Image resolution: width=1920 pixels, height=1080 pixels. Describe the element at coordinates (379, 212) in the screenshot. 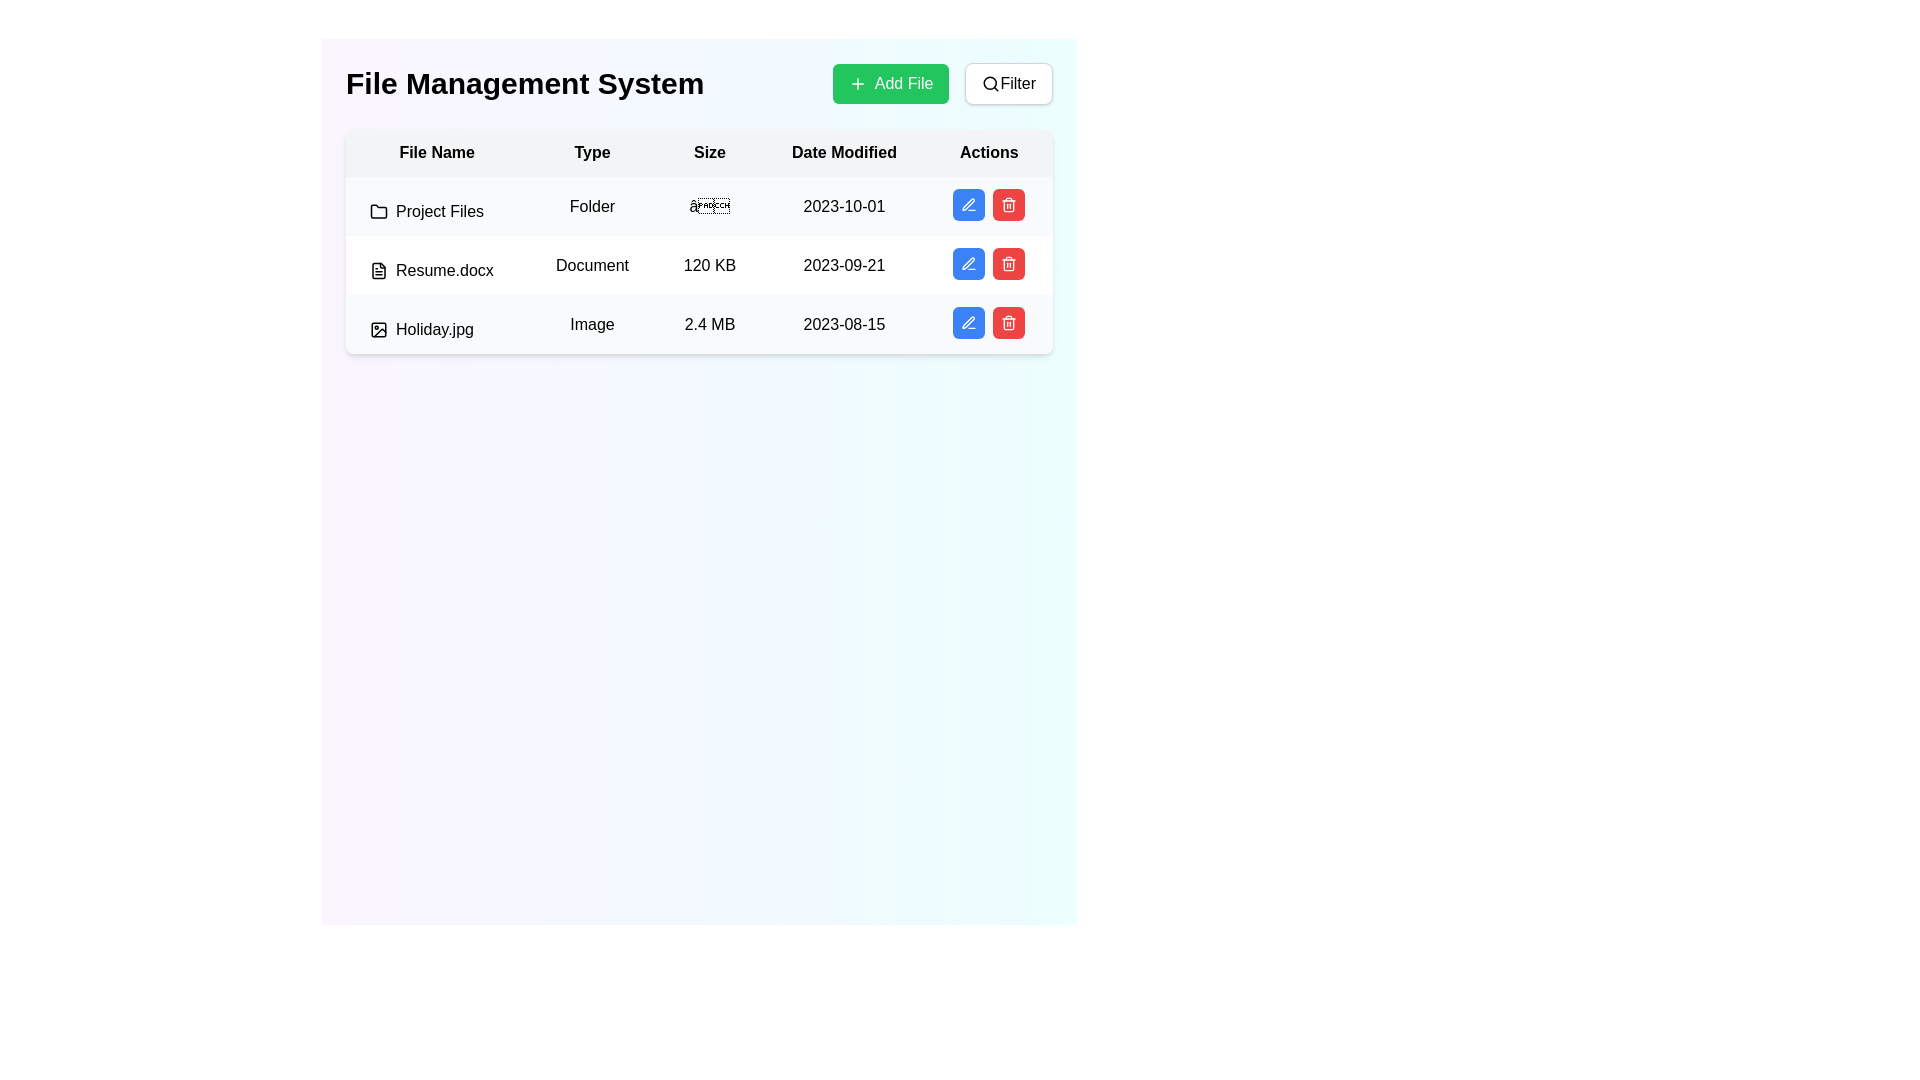

I see `the small folder icon with an outline appearance located to the left of the text label 'Project Files' in the first row of the tabular list under the 'File Name' column` at that location.